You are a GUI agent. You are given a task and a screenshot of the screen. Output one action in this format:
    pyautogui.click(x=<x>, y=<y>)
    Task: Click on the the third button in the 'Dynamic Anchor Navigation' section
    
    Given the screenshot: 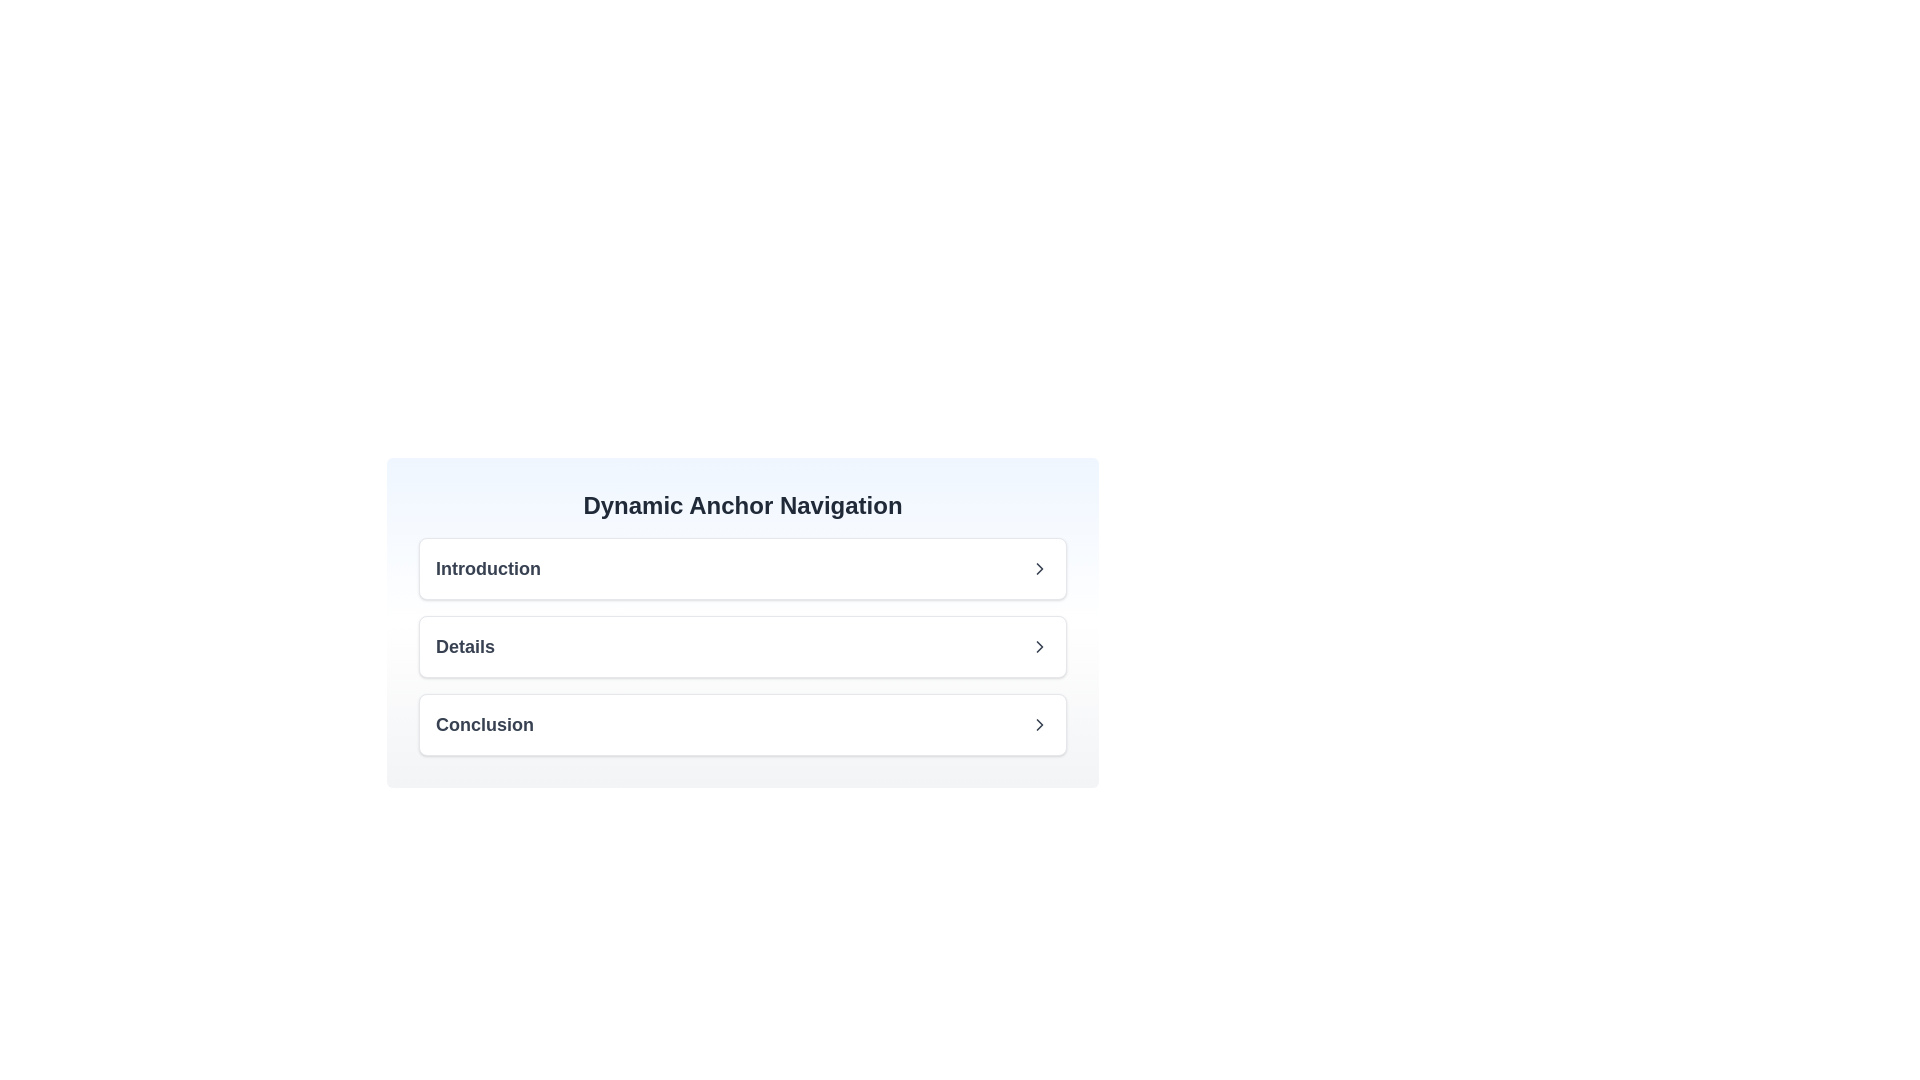 What is the action you would take?
    pyautogui.click(x=742, y=725)
    